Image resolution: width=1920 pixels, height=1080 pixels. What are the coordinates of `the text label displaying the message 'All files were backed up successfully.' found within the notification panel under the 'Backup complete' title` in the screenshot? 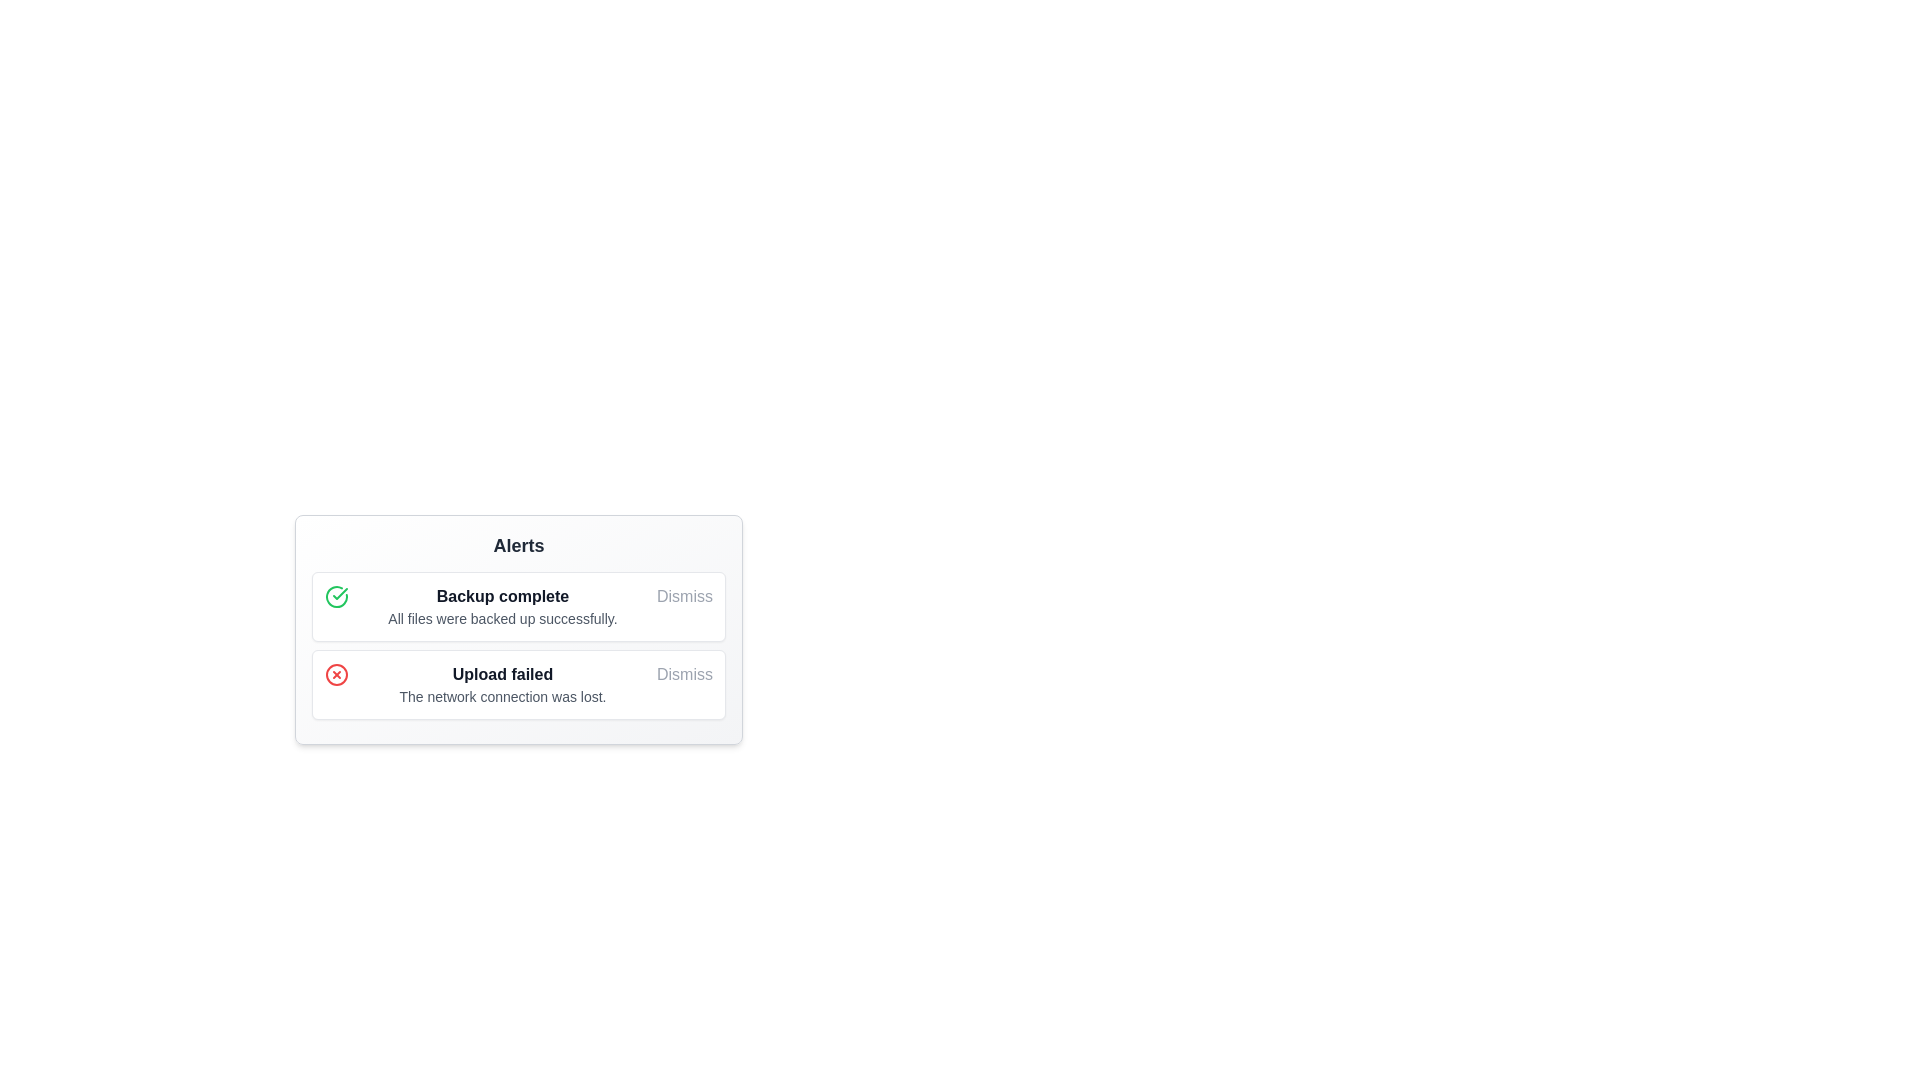 It's located at (503, 617).